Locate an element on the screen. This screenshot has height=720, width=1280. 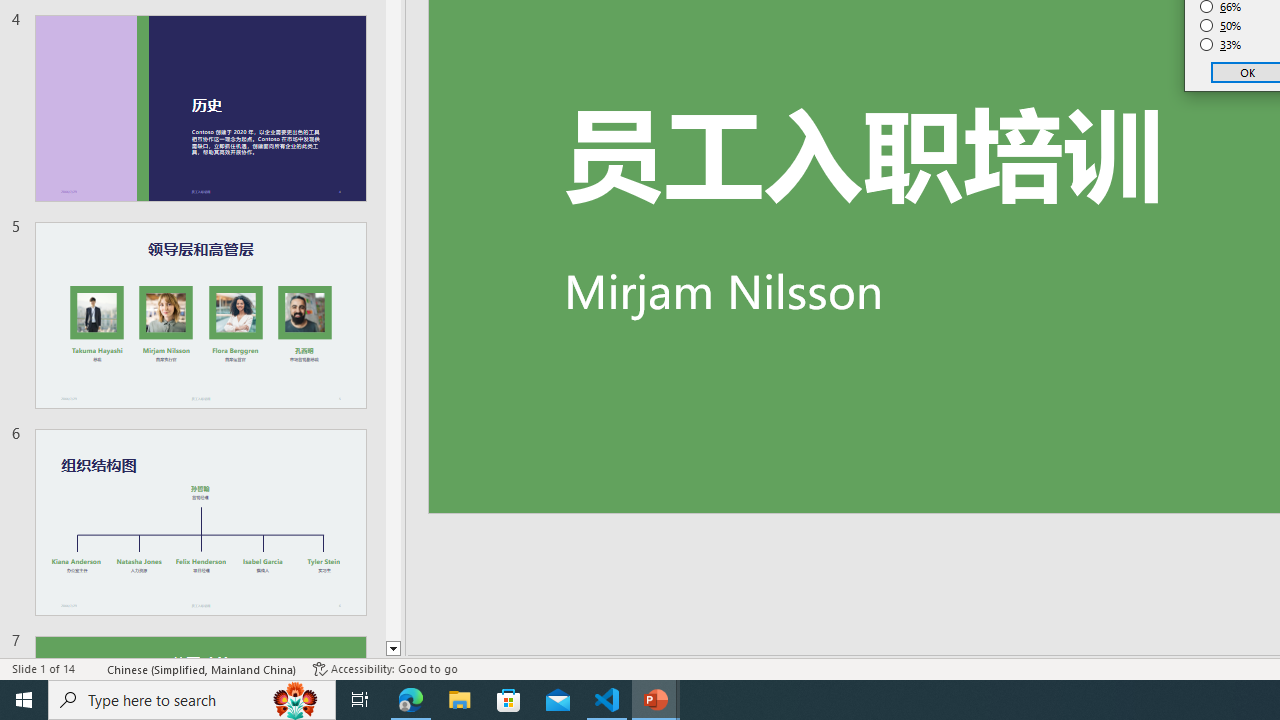
'File Explorer' is located at coordinates (459, 698).